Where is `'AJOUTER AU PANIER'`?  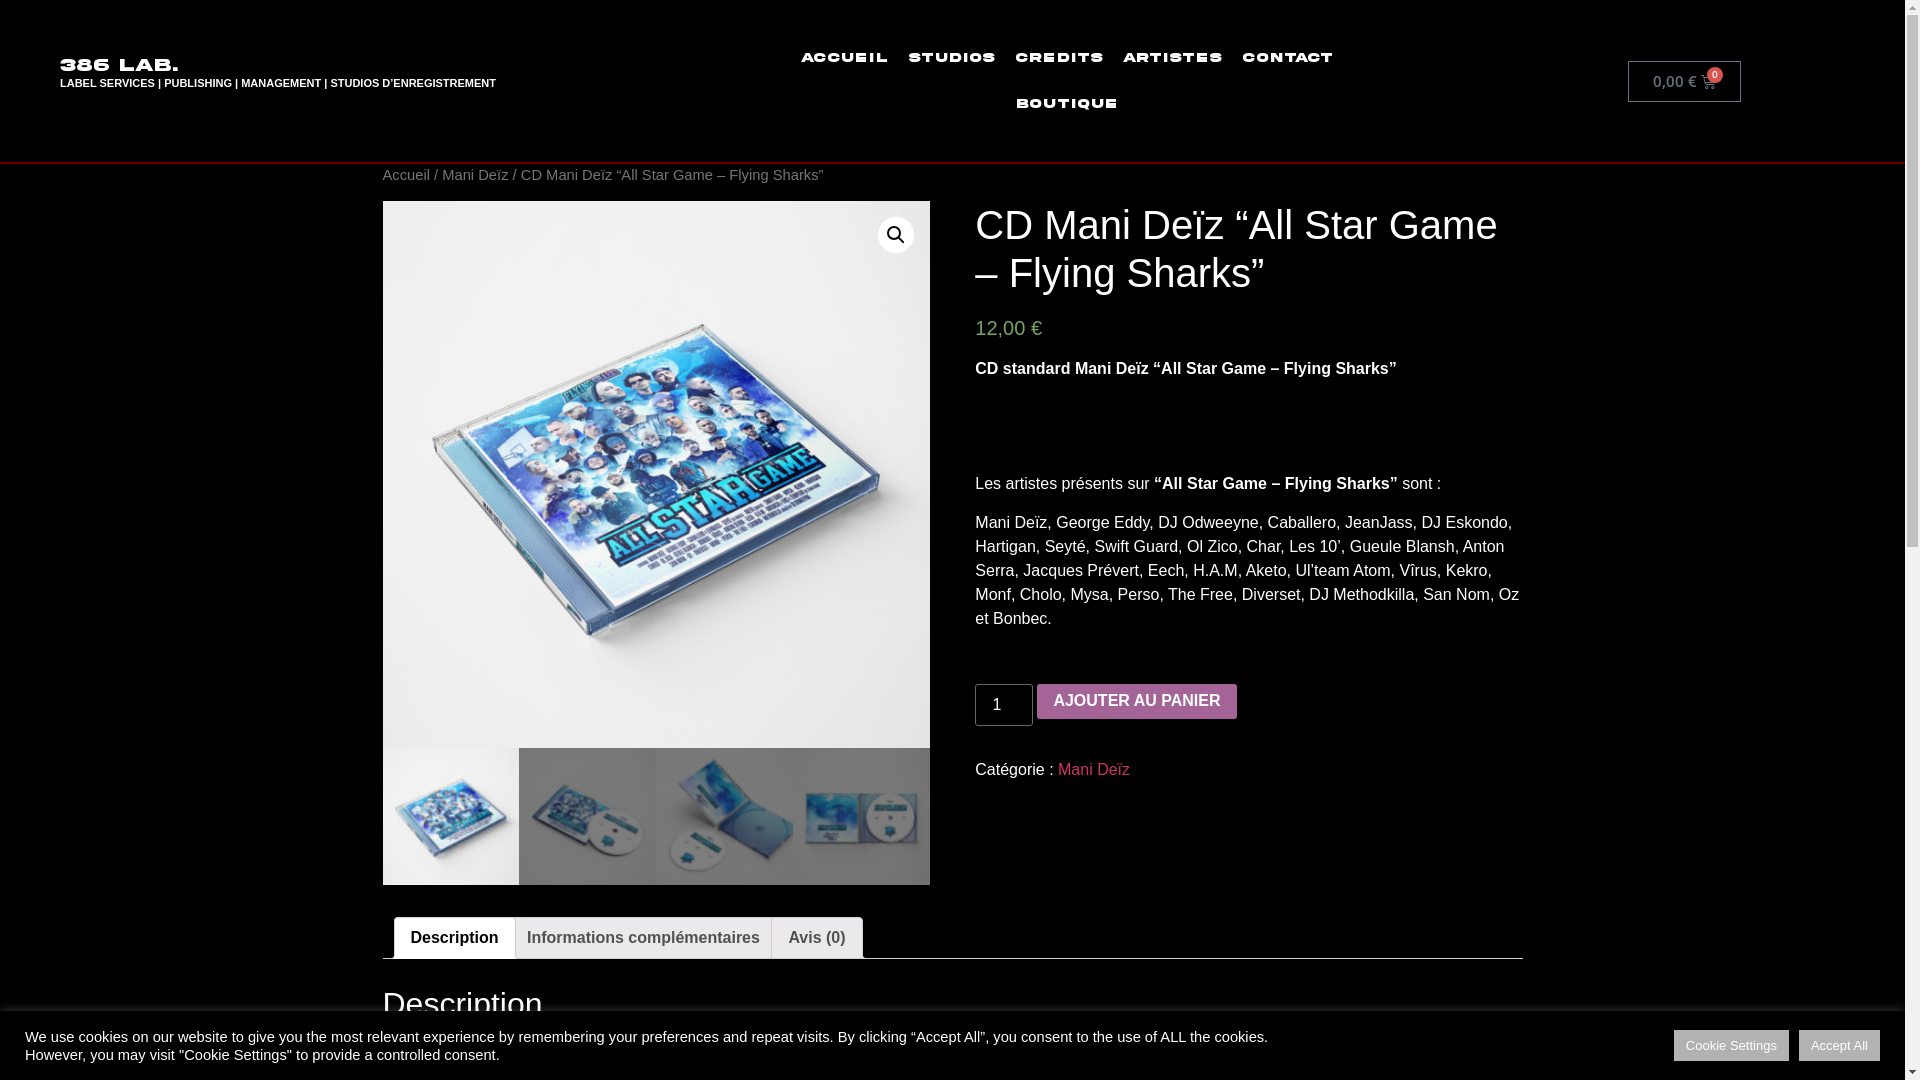 'AJOUTER AU PANIER' is located at coordinates (1136, 701).